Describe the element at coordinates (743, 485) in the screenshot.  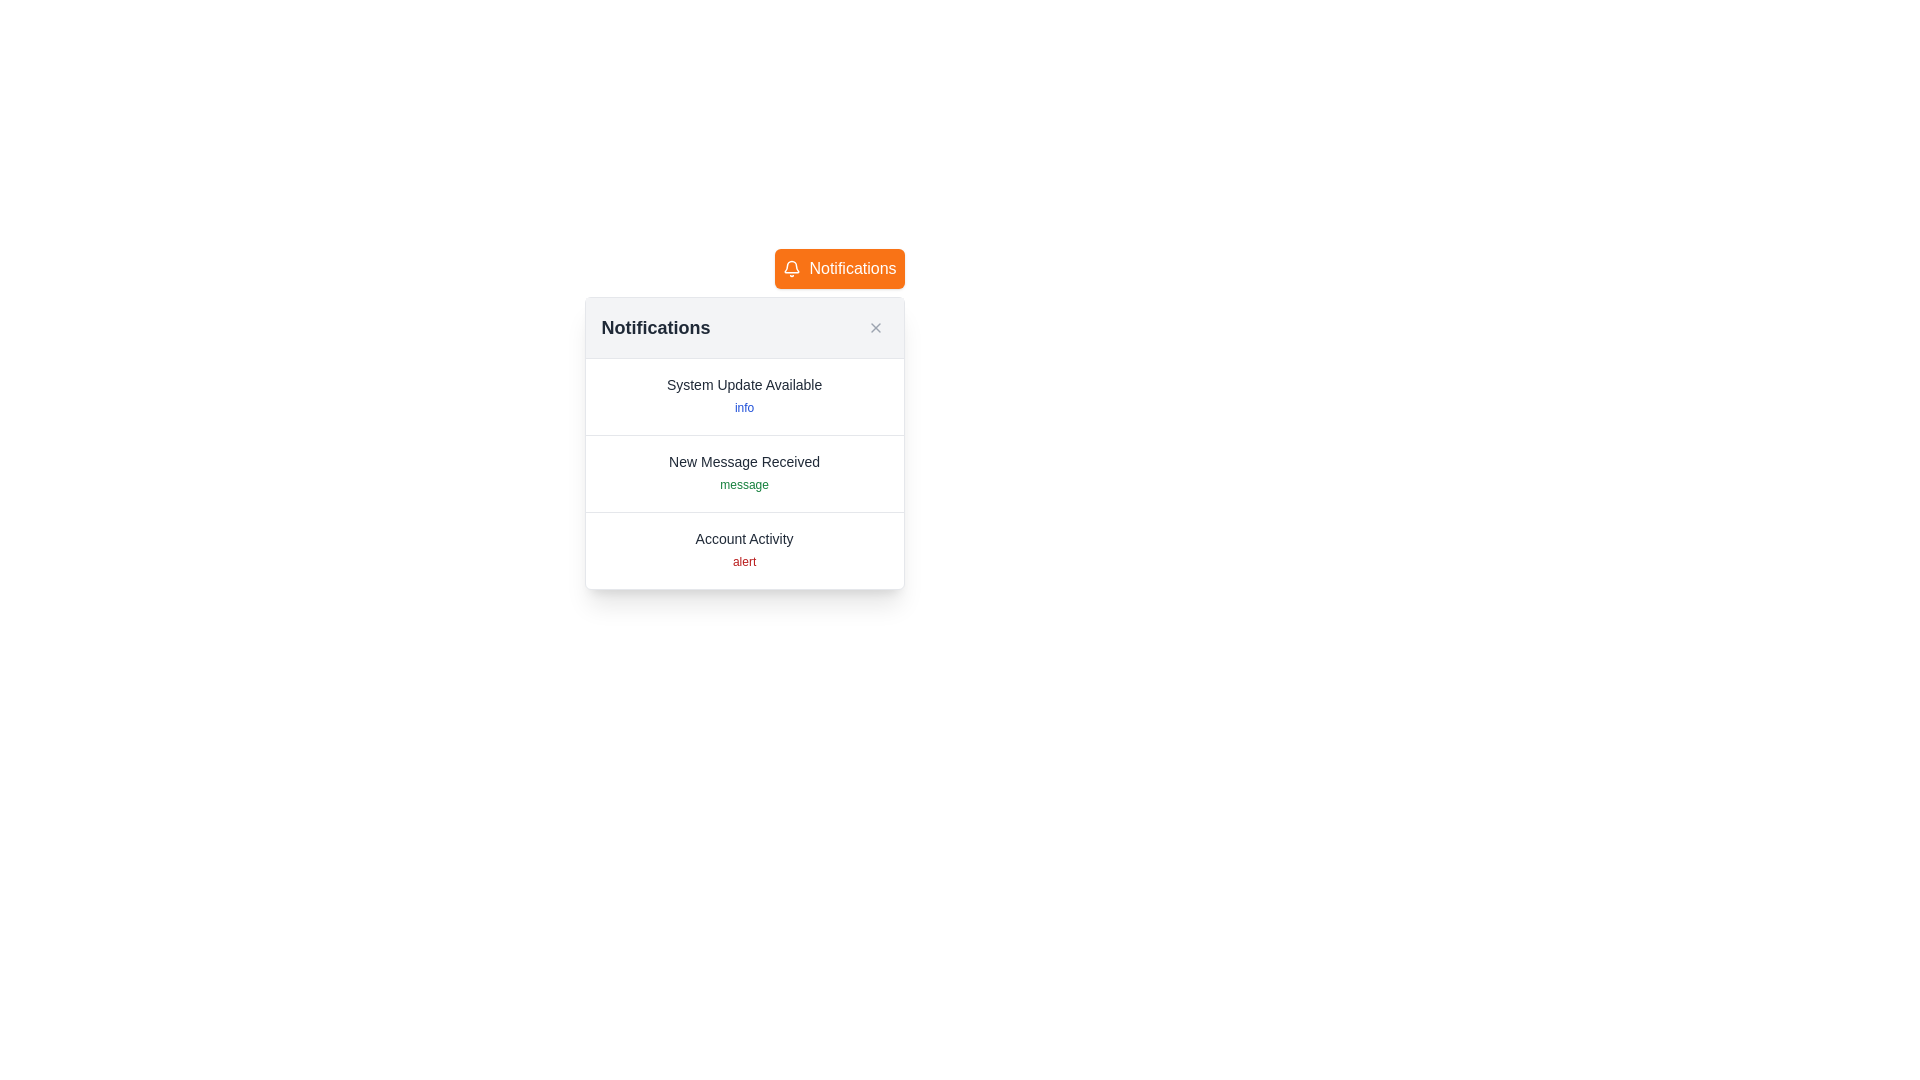
I see `the text label that provides additional information about the notification status, located beneath the 'New Message Received' text in the second row of the notification card` at that location.